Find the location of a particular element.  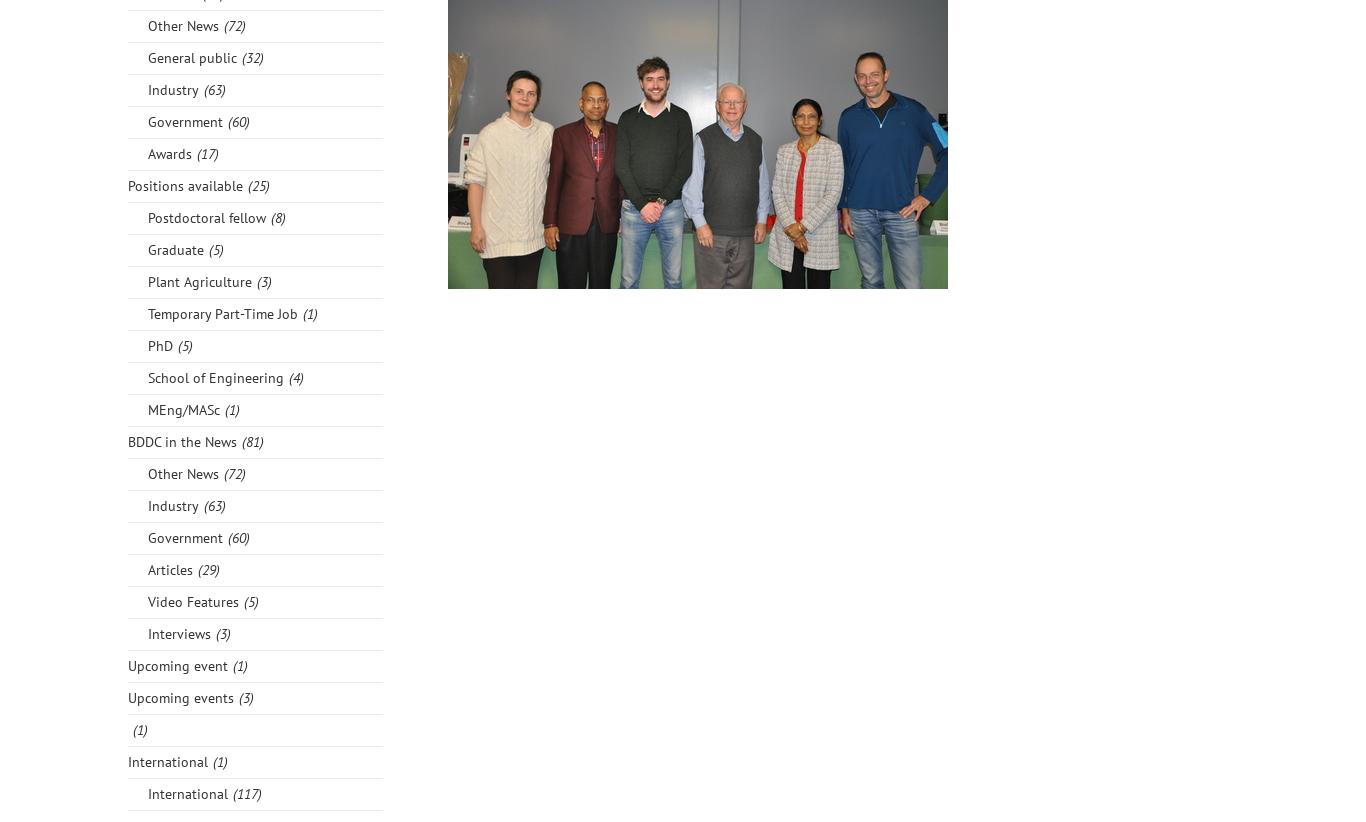

'(25)' is located at coordinates (258, 184).